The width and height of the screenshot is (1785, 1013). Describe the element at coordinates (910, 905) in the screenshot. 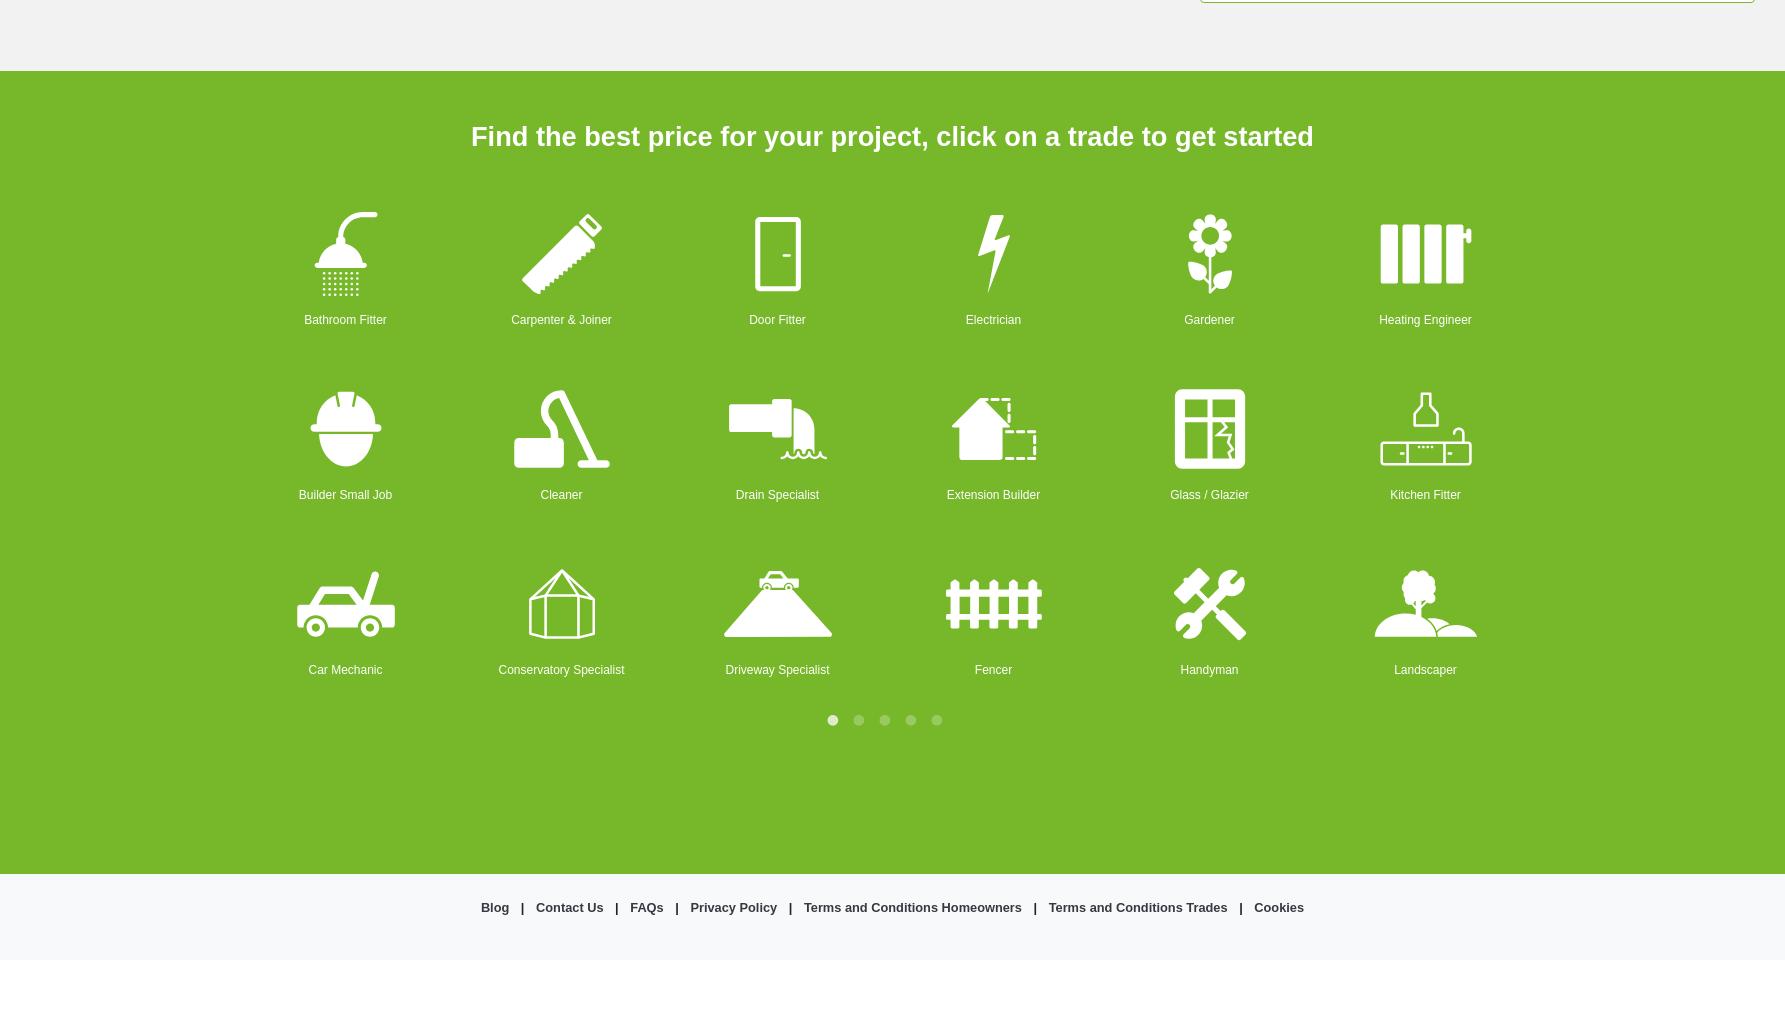

I see `'Terms and Conditions Homeowners'` at that location.